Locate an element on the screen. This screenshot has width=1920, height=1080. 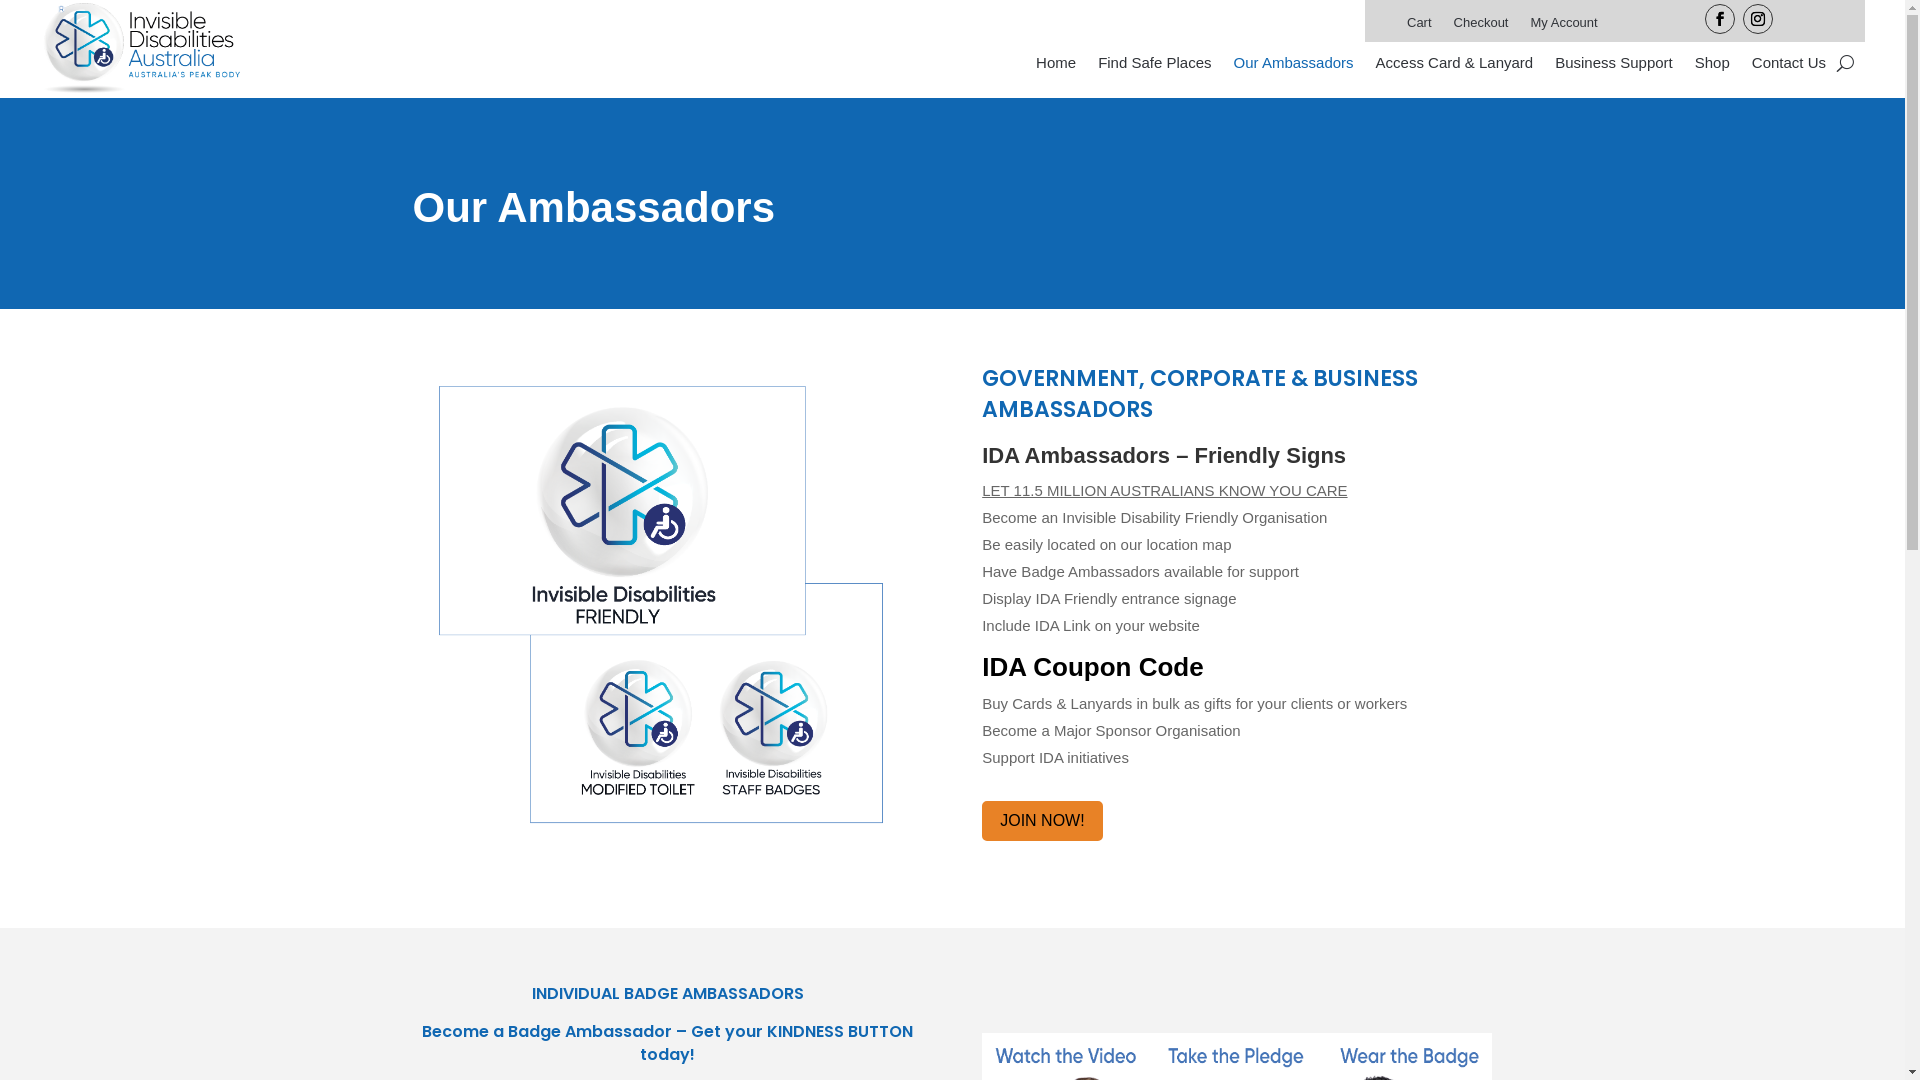
'Business Support' is located at coordinates (1613, 65).